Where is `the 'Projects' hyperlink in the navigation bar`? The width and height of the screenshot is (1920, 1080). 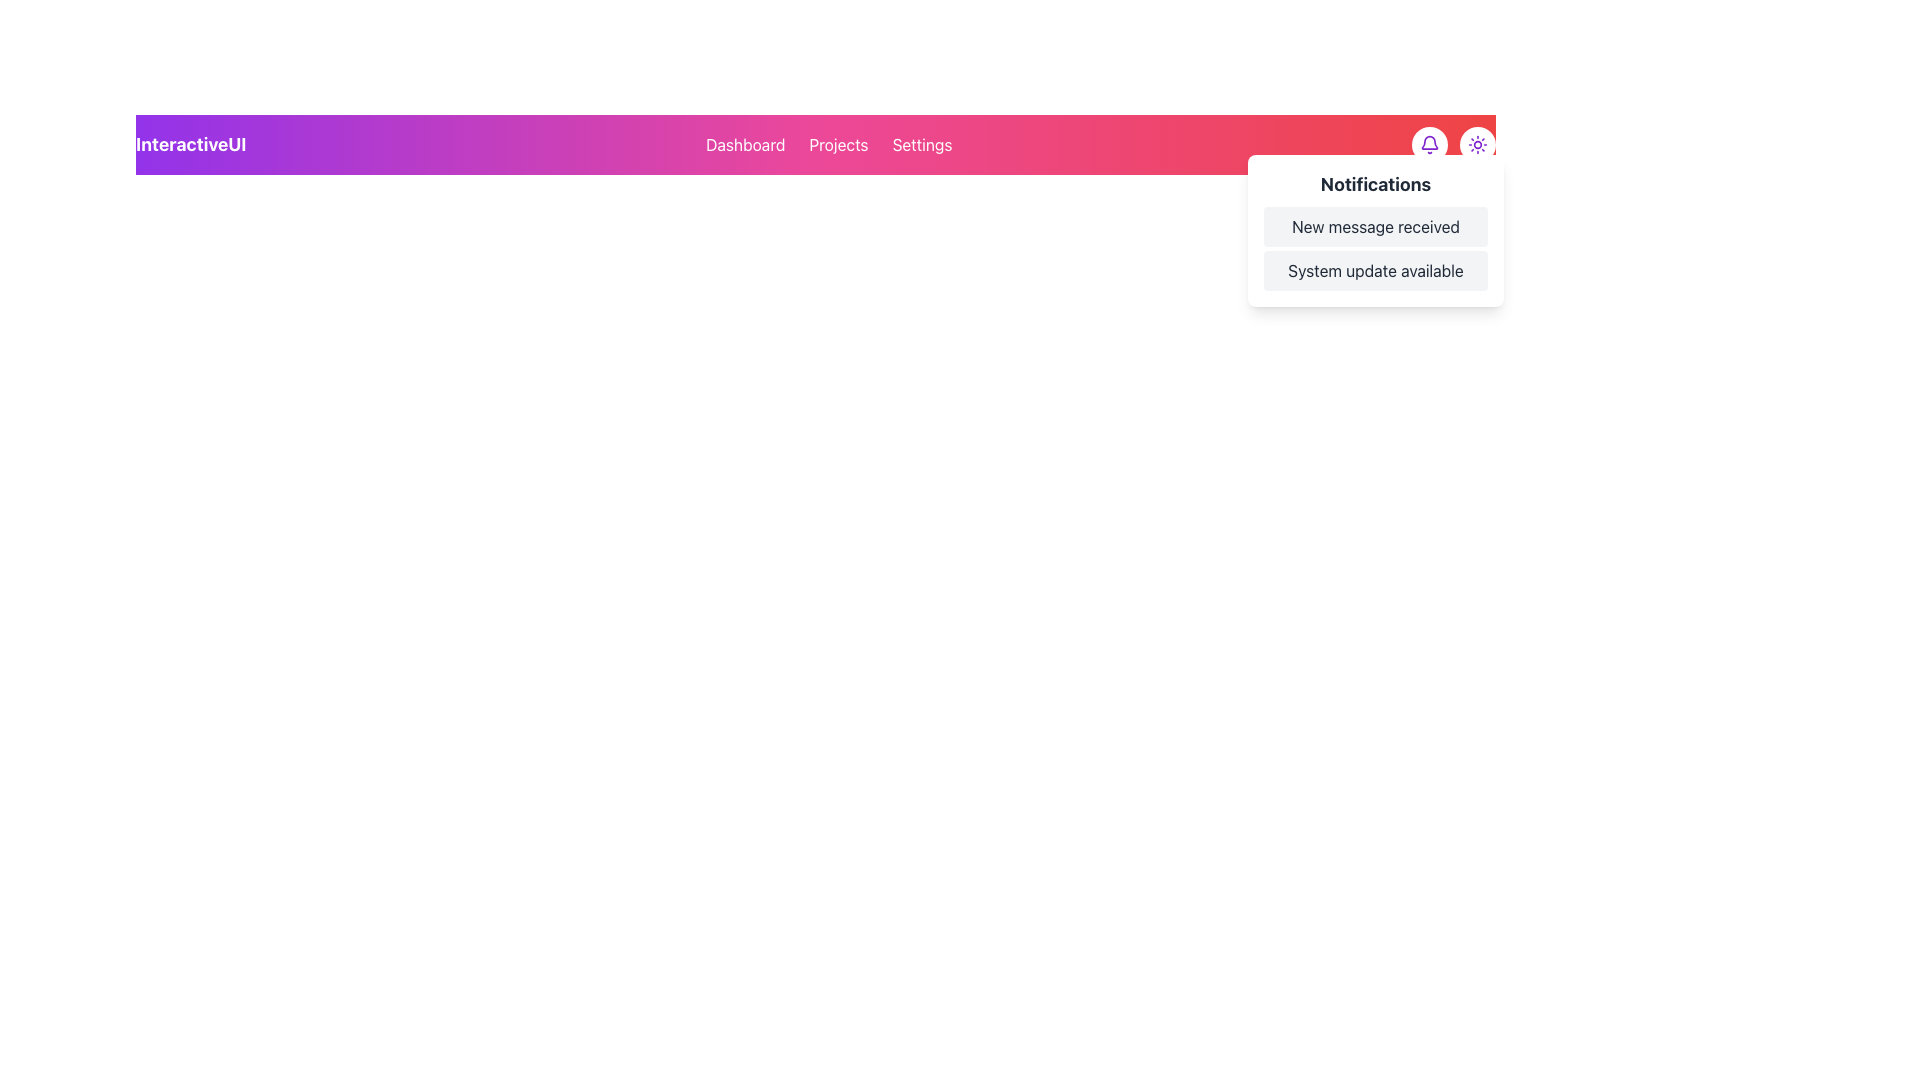
the 'Projects' hyperlink in the navigation bar is located at coordinates (839, 144).